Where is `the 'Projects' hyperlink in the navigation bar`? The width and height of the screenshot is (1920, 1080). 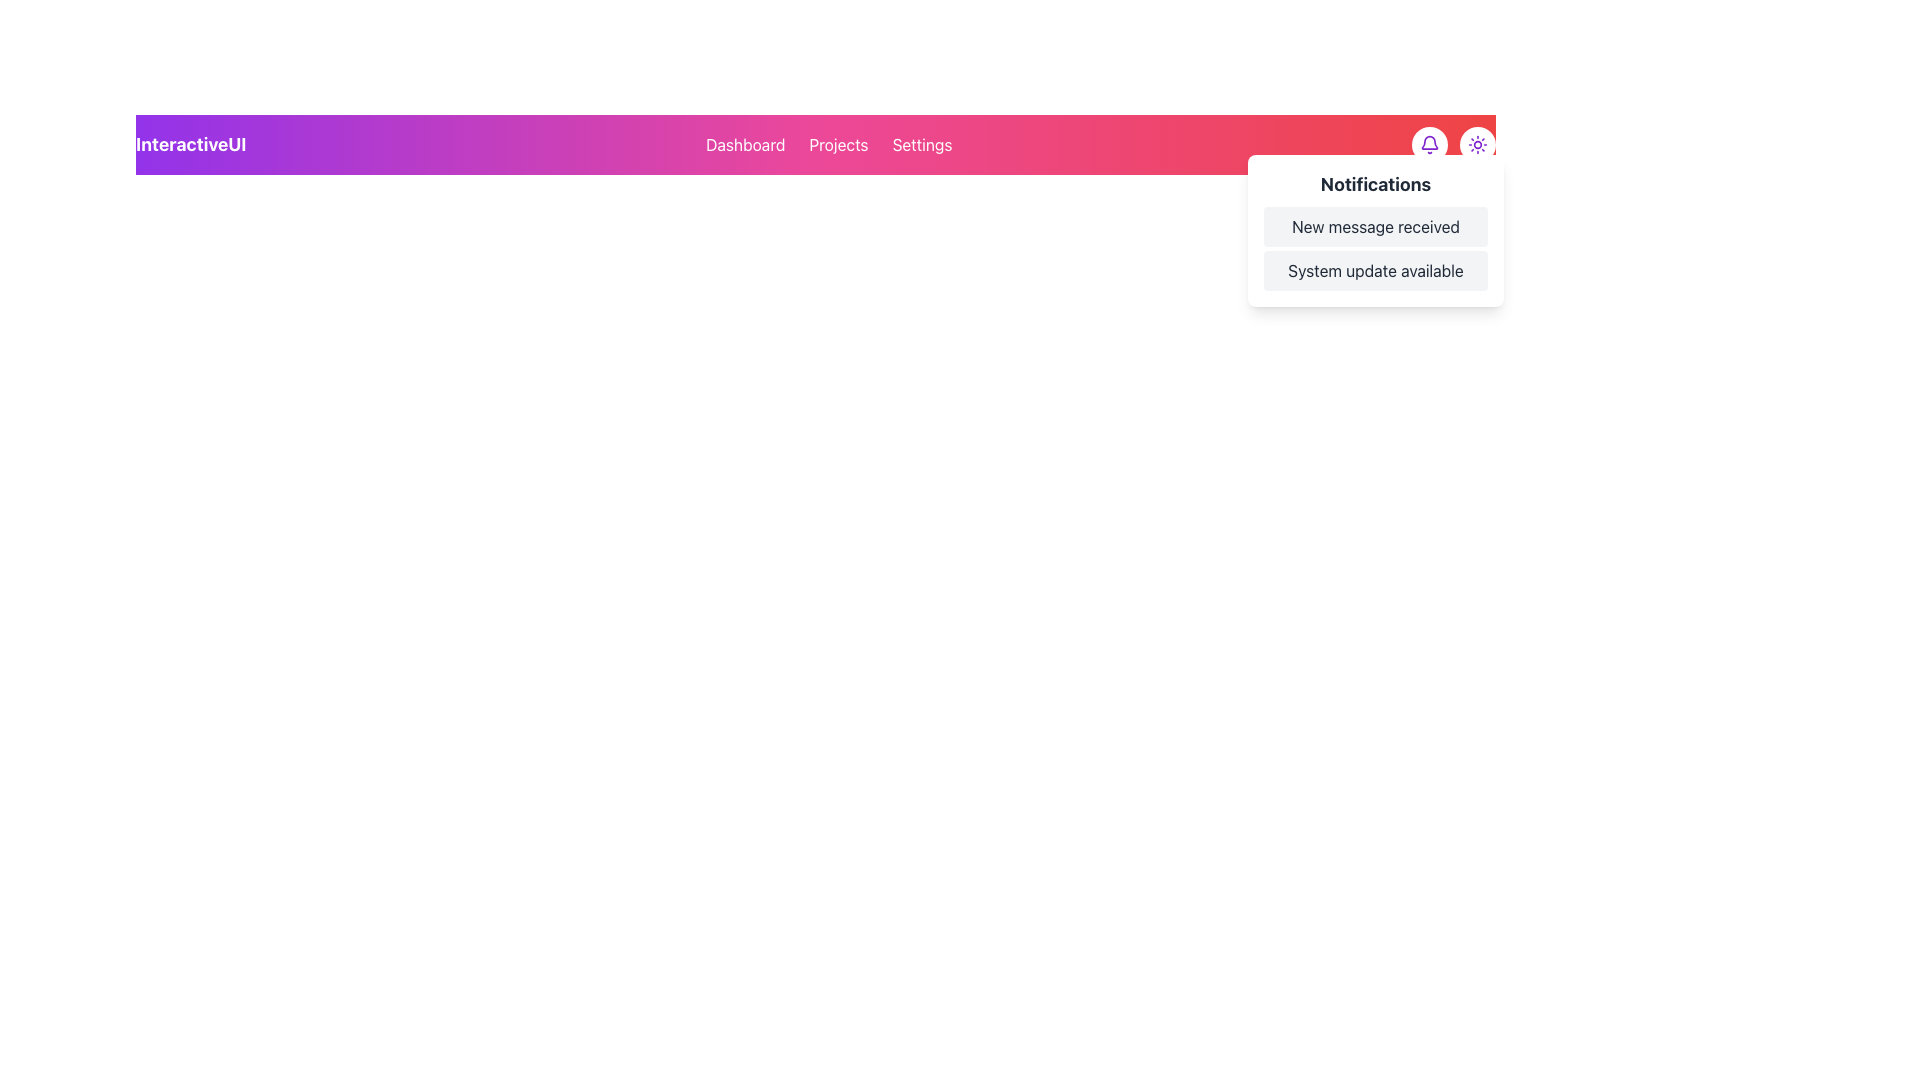
the 'Projects' hyperlink in the navigation bar is located at coordinates (839, 144).